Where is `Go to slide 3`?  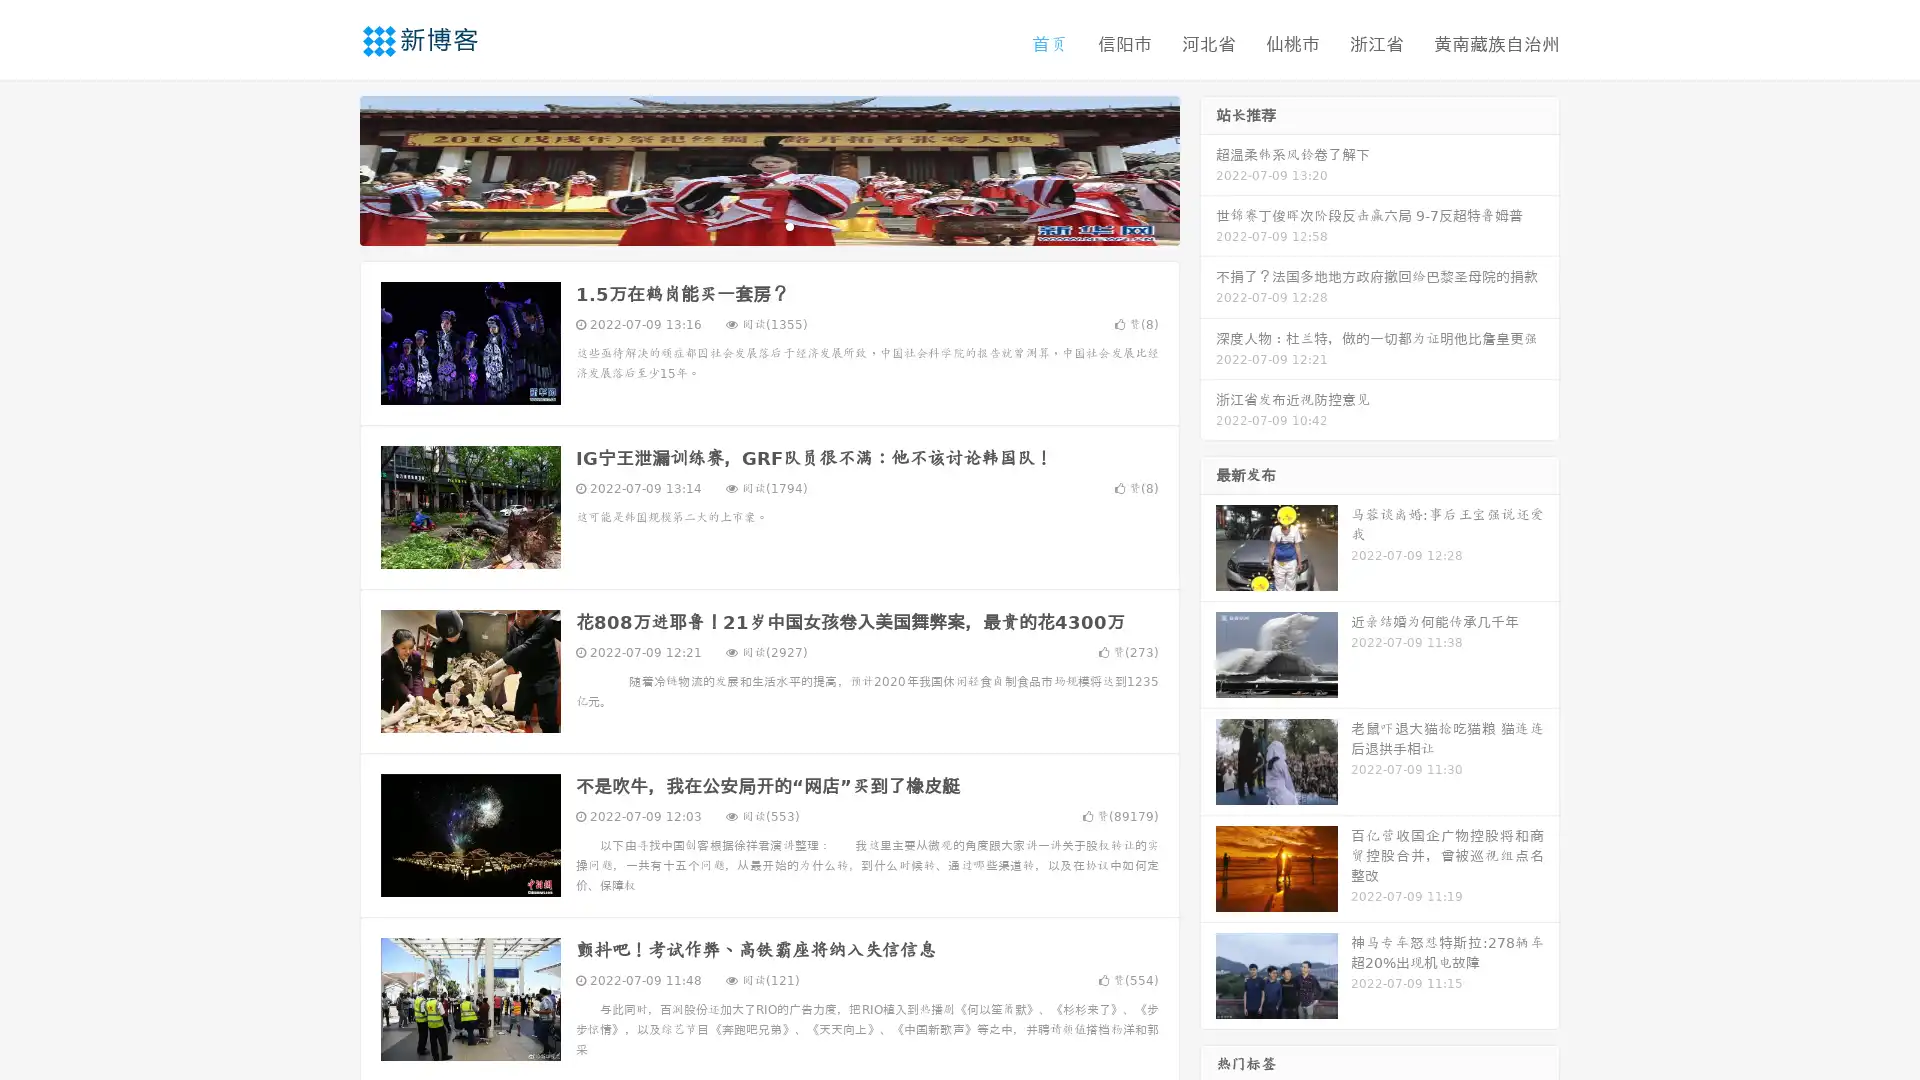
Go to slide 3 is located at coordinates (789, 225).